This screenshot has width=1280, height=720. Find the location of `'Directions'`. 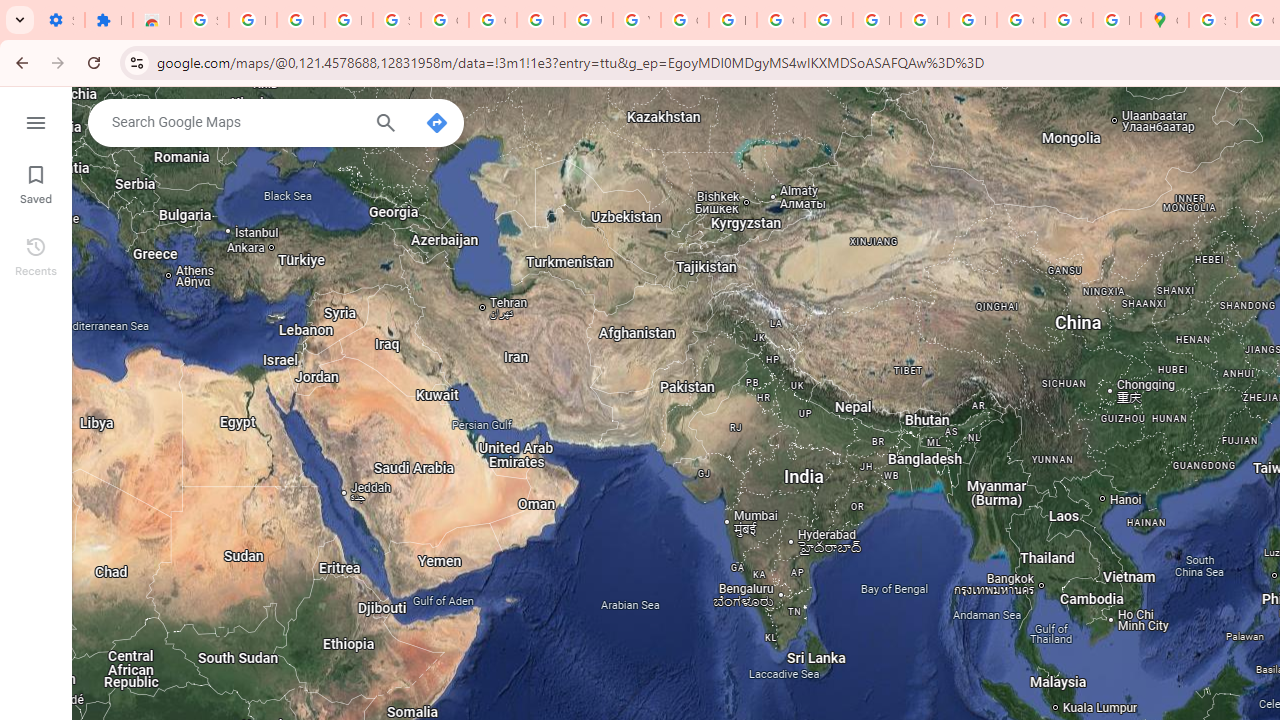

'Directions' is located at coordinates (435, 123).